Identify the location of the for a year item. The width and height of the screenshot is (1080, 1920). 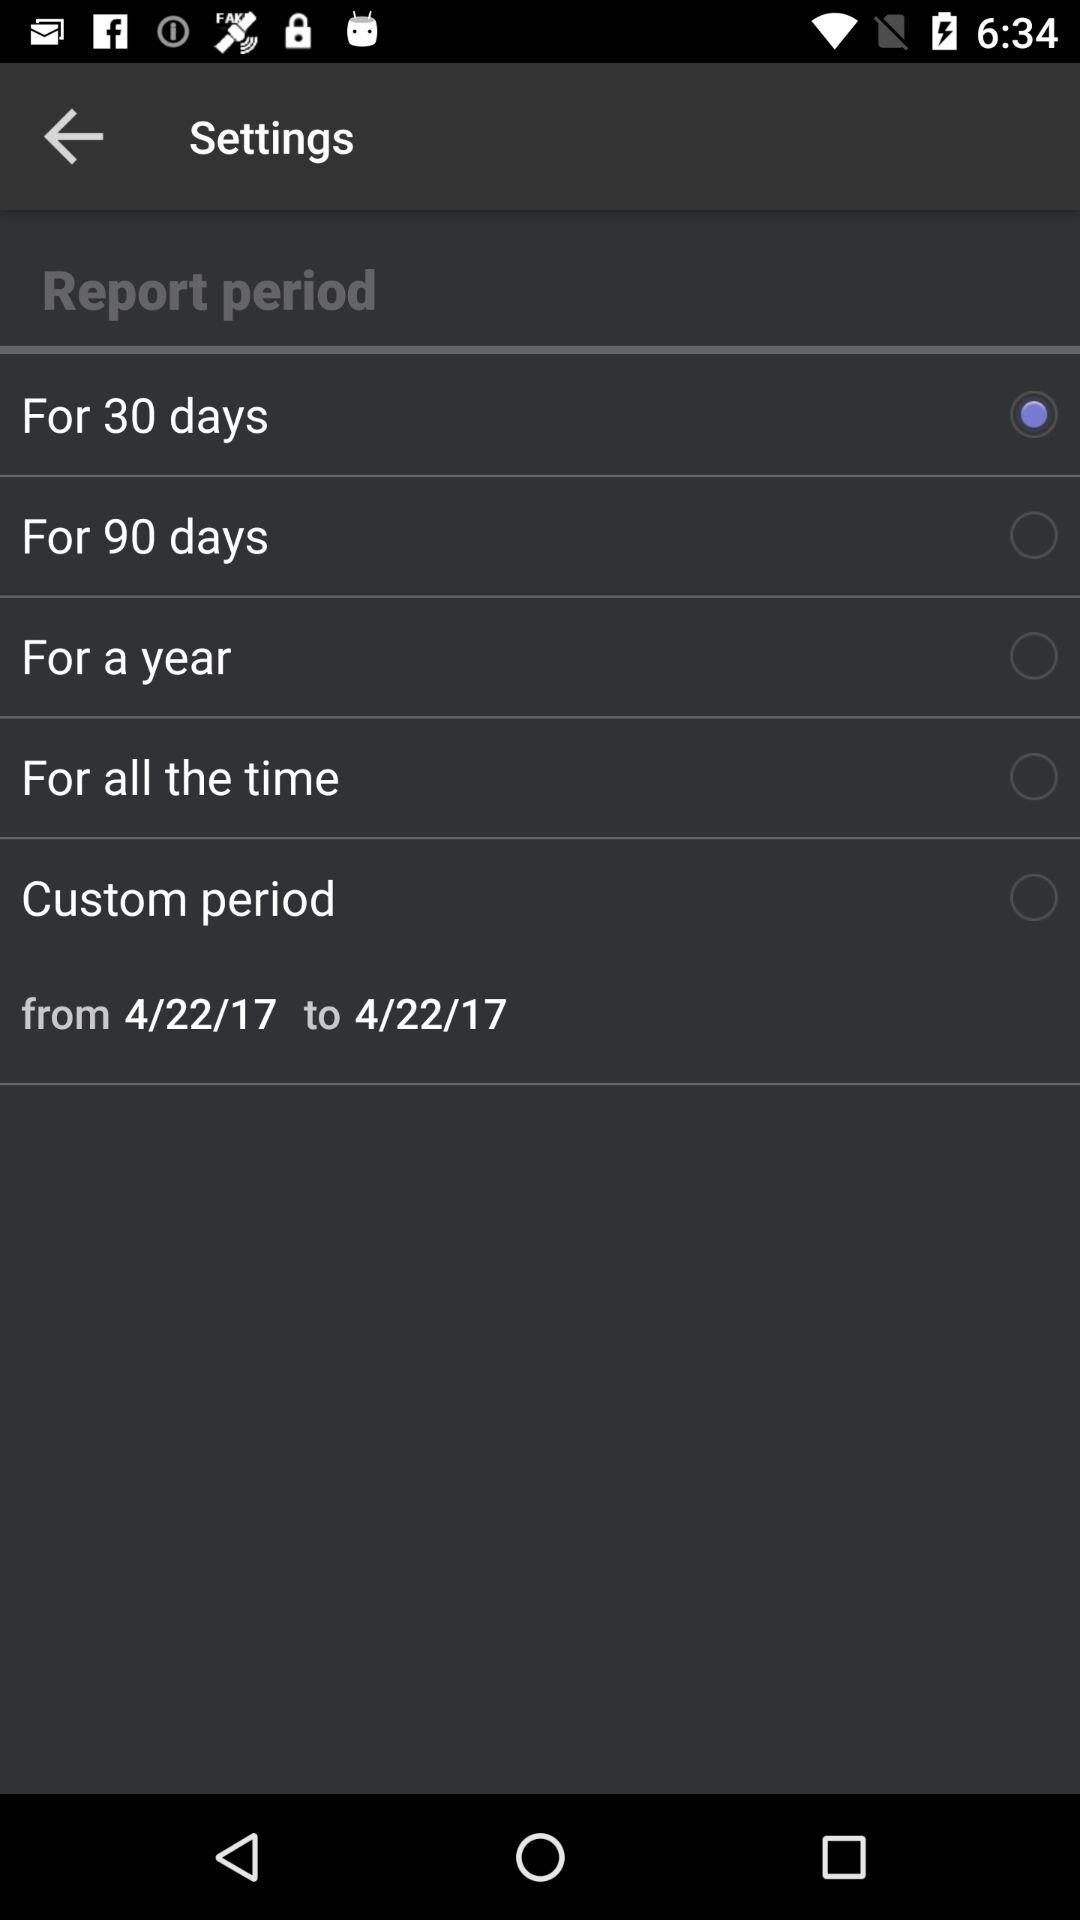
(540, 655).